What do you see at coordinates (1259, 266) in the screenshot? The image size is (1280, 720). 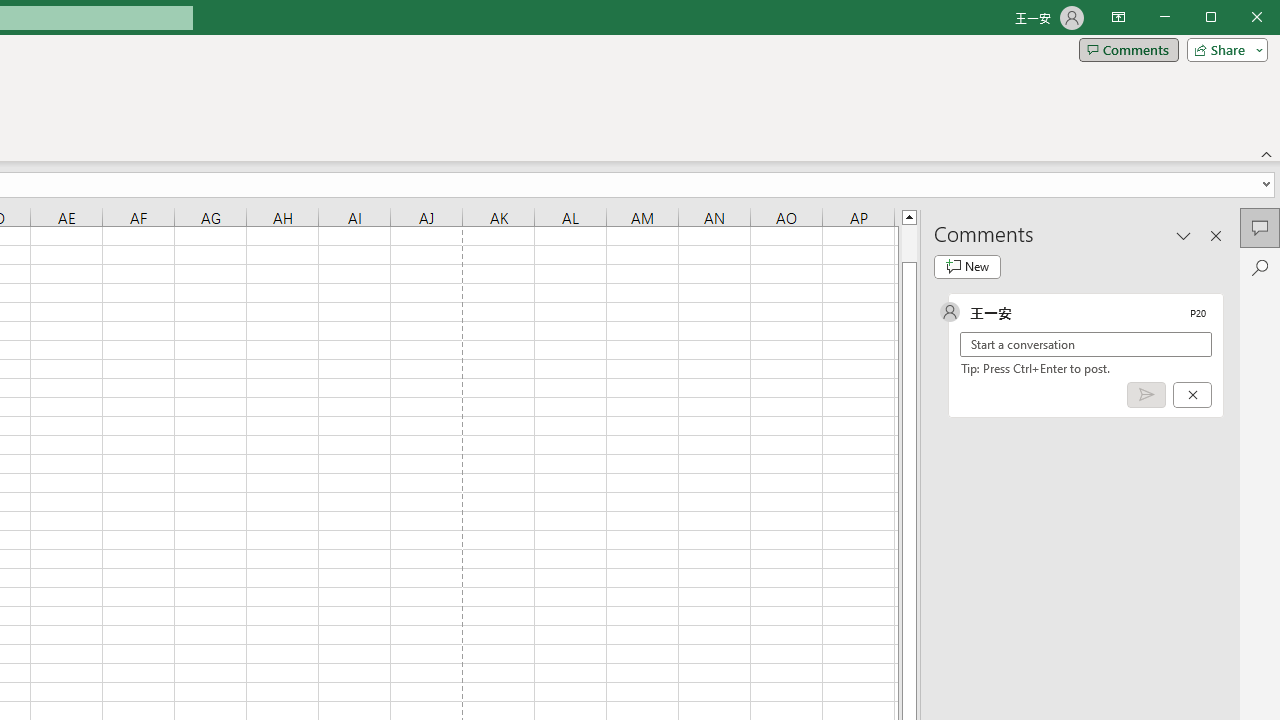 I see `'Search'` at bounding box center [1259, 266].